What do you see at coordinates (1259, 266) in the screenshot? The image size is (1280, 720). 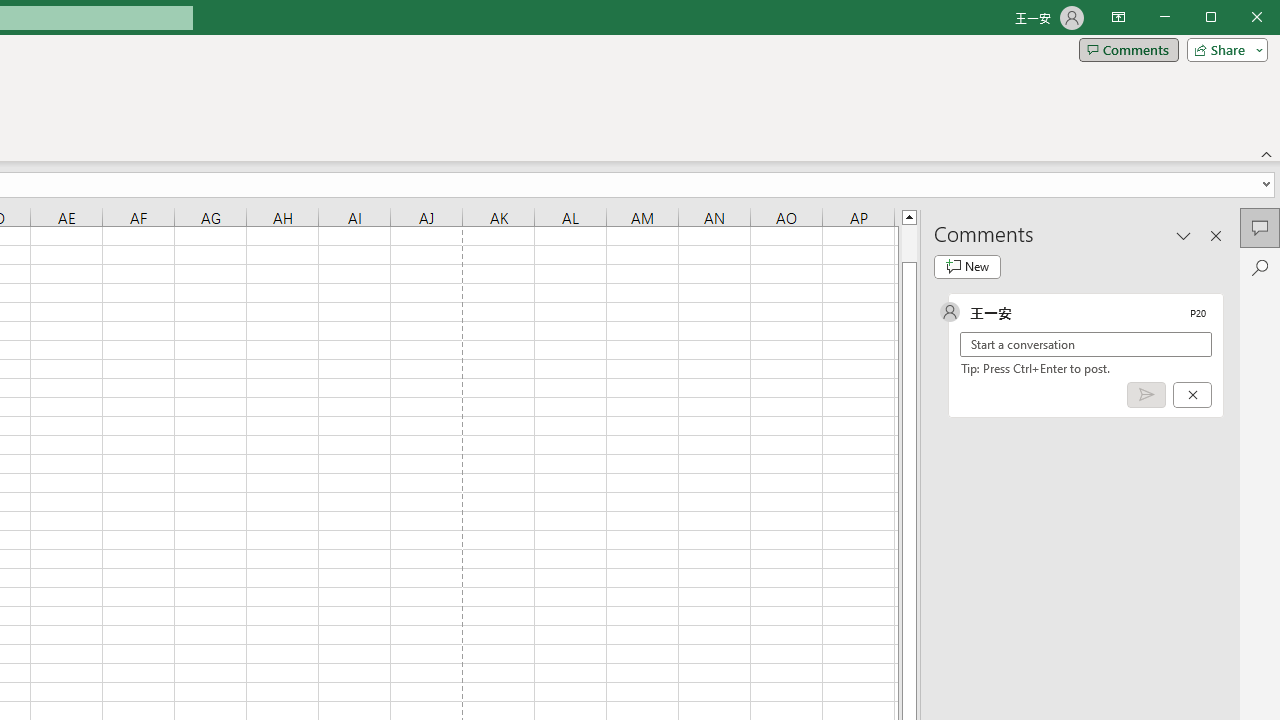 I see `'Search'` at bounding box center [1259, 266].